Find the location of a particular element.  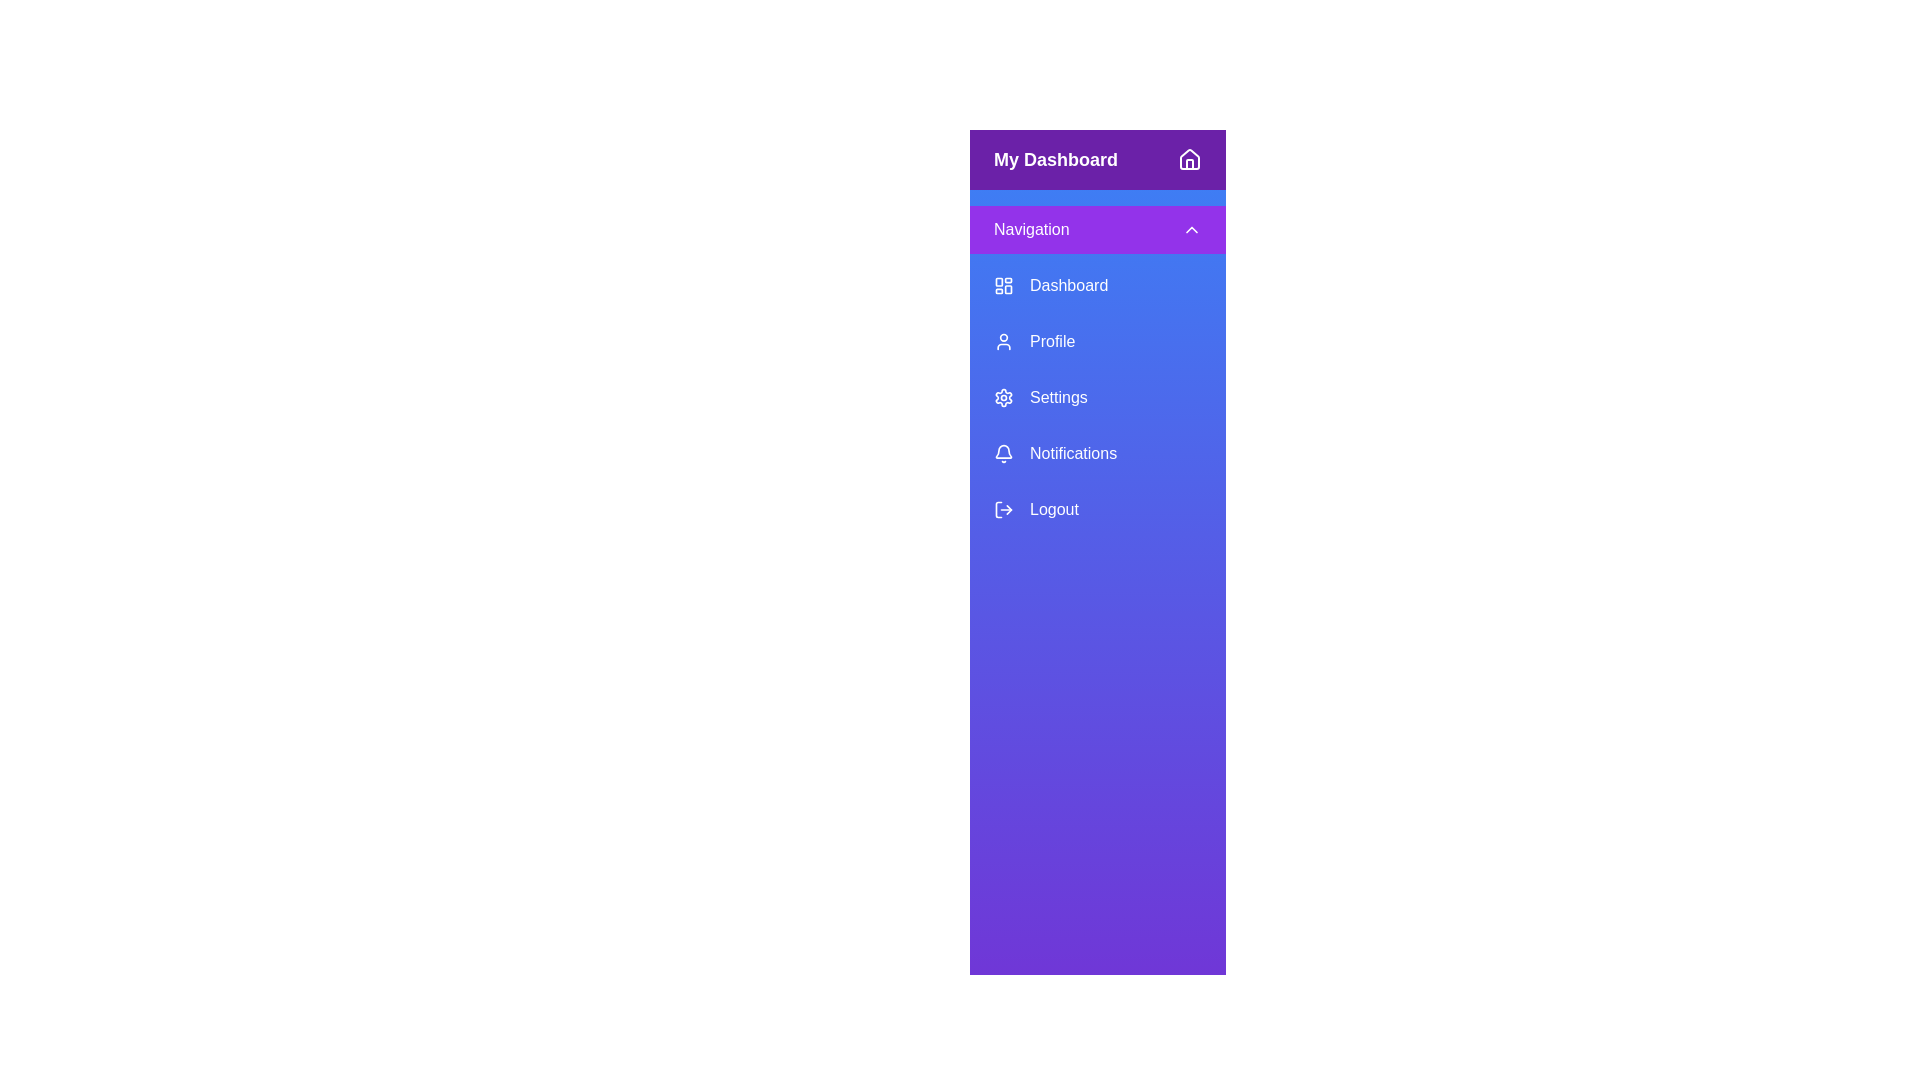

the home icon located in the top-right corner of the header bar, adjacent to the label 'My Dashboard' is located at coordinates (1190, 158).